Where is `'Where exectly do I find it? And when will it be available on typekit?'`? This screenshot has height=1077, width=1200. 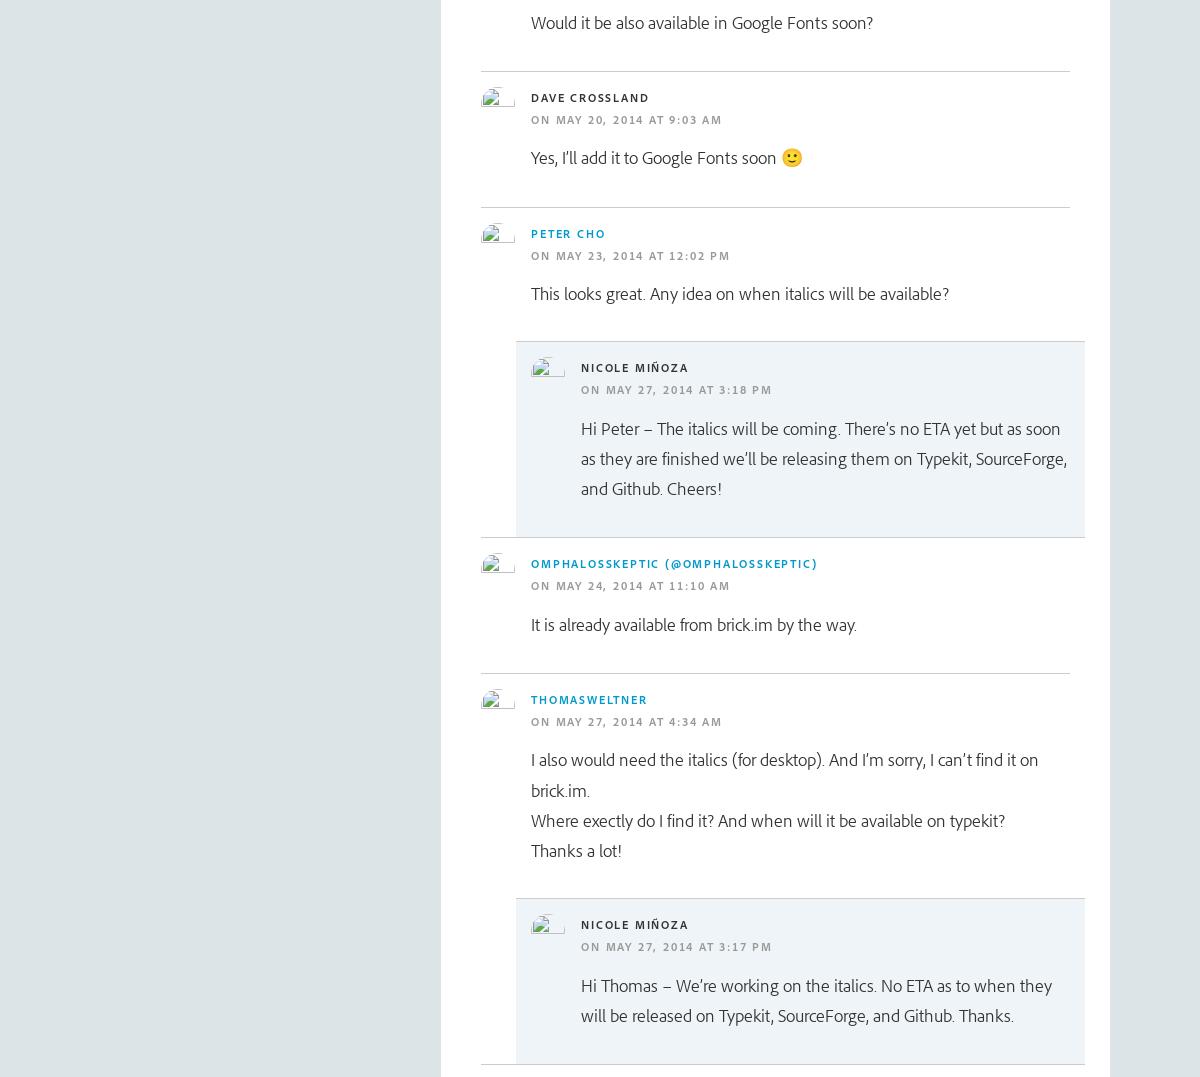 'Where exectly do I find it? And when will it be available on typekit?' is located at coordinates (530, 819).